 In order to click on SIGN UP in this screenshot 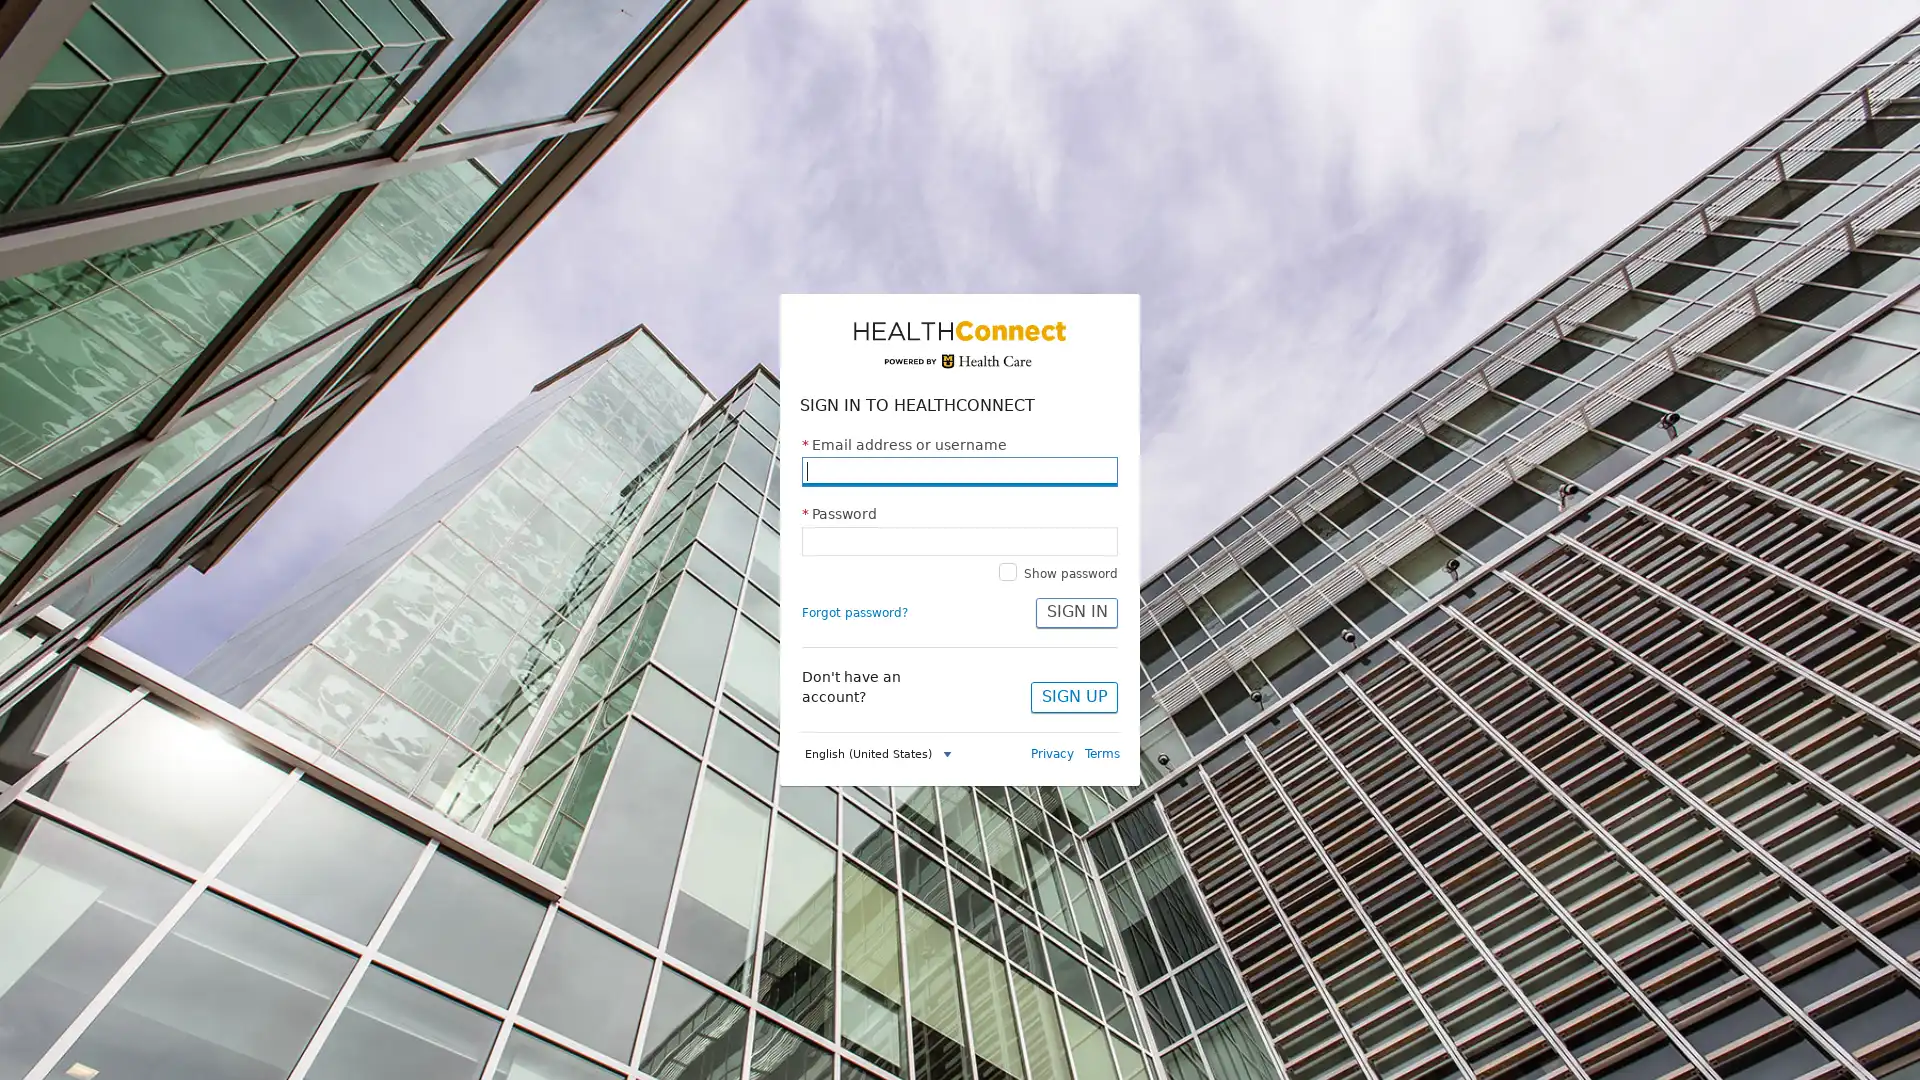, I will do `click(1073, 696)`.